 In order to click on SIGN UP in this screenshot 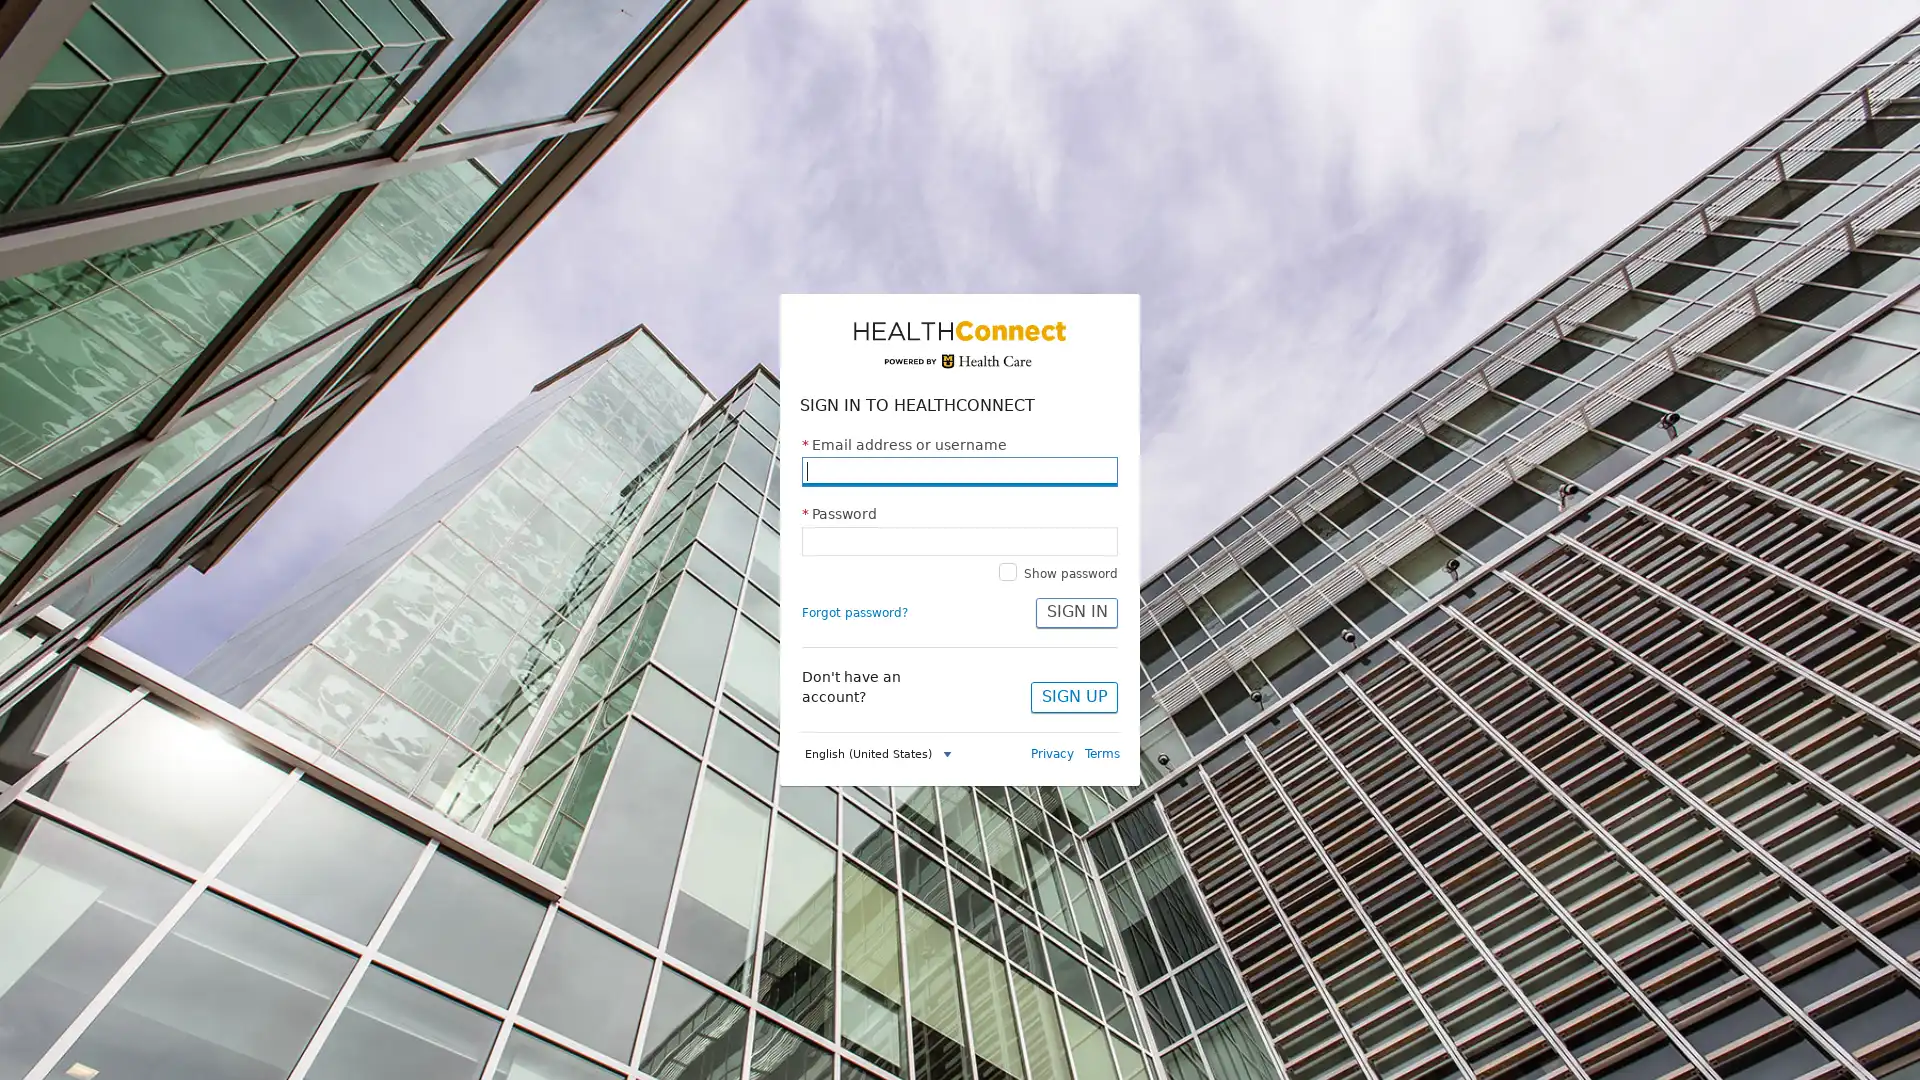, I will do `click(1073, 696)`.